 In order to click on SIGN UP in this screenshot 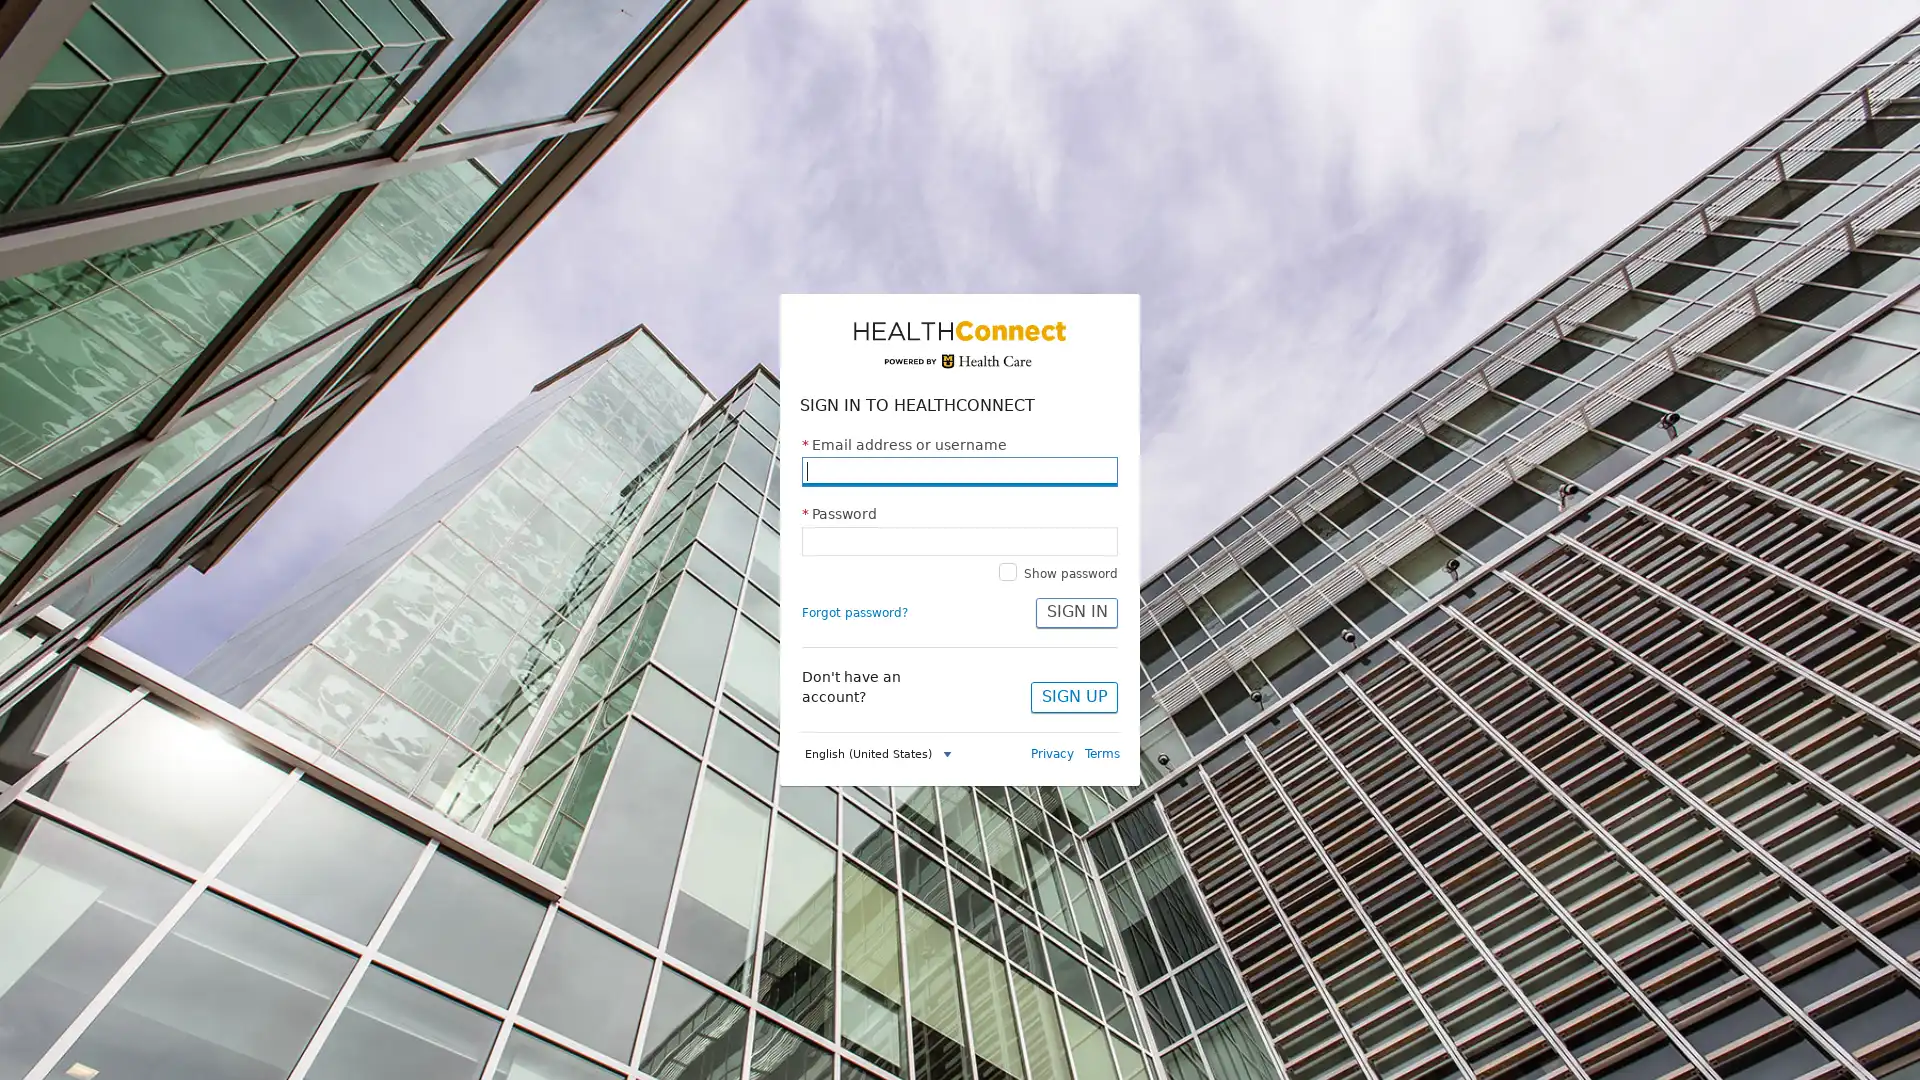, I will do `click(1073, 696)`.